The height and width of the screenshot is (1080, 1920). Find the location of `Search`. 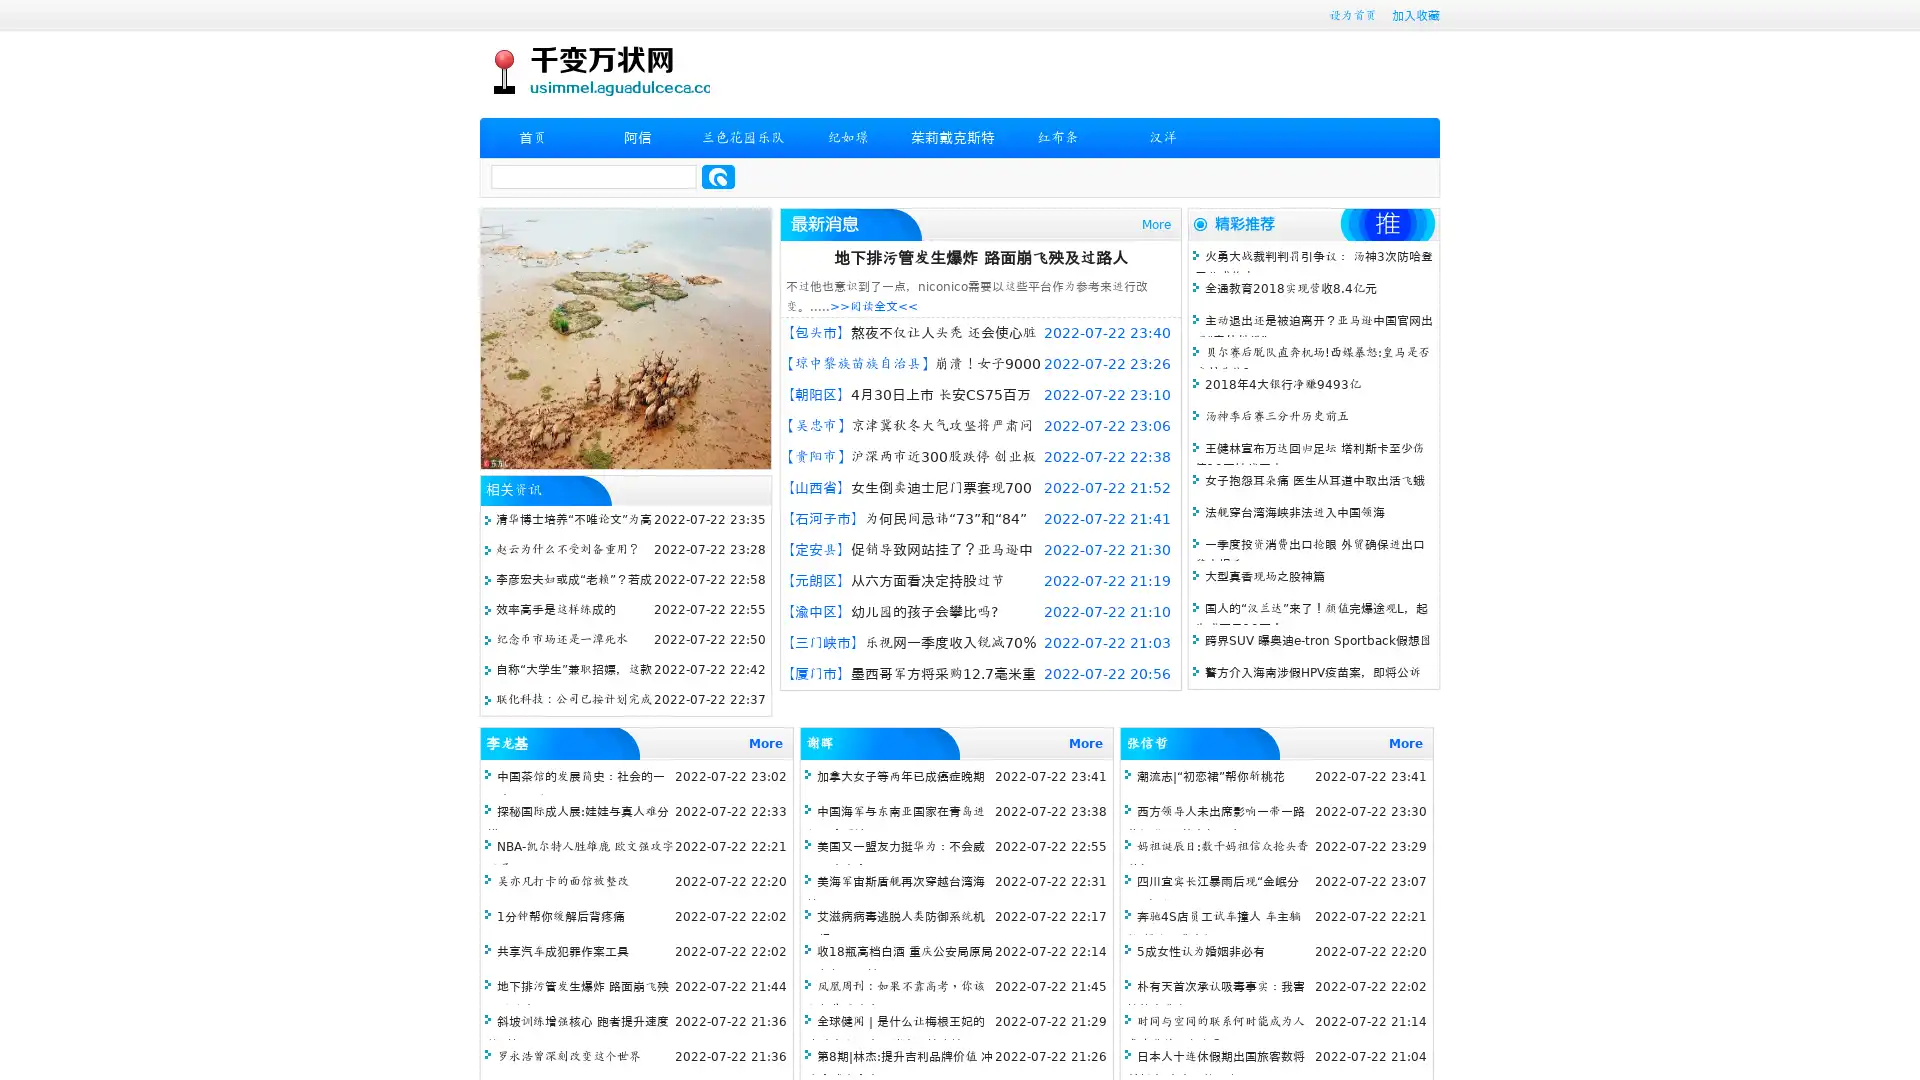

Search is located at coordinates (718, 176).